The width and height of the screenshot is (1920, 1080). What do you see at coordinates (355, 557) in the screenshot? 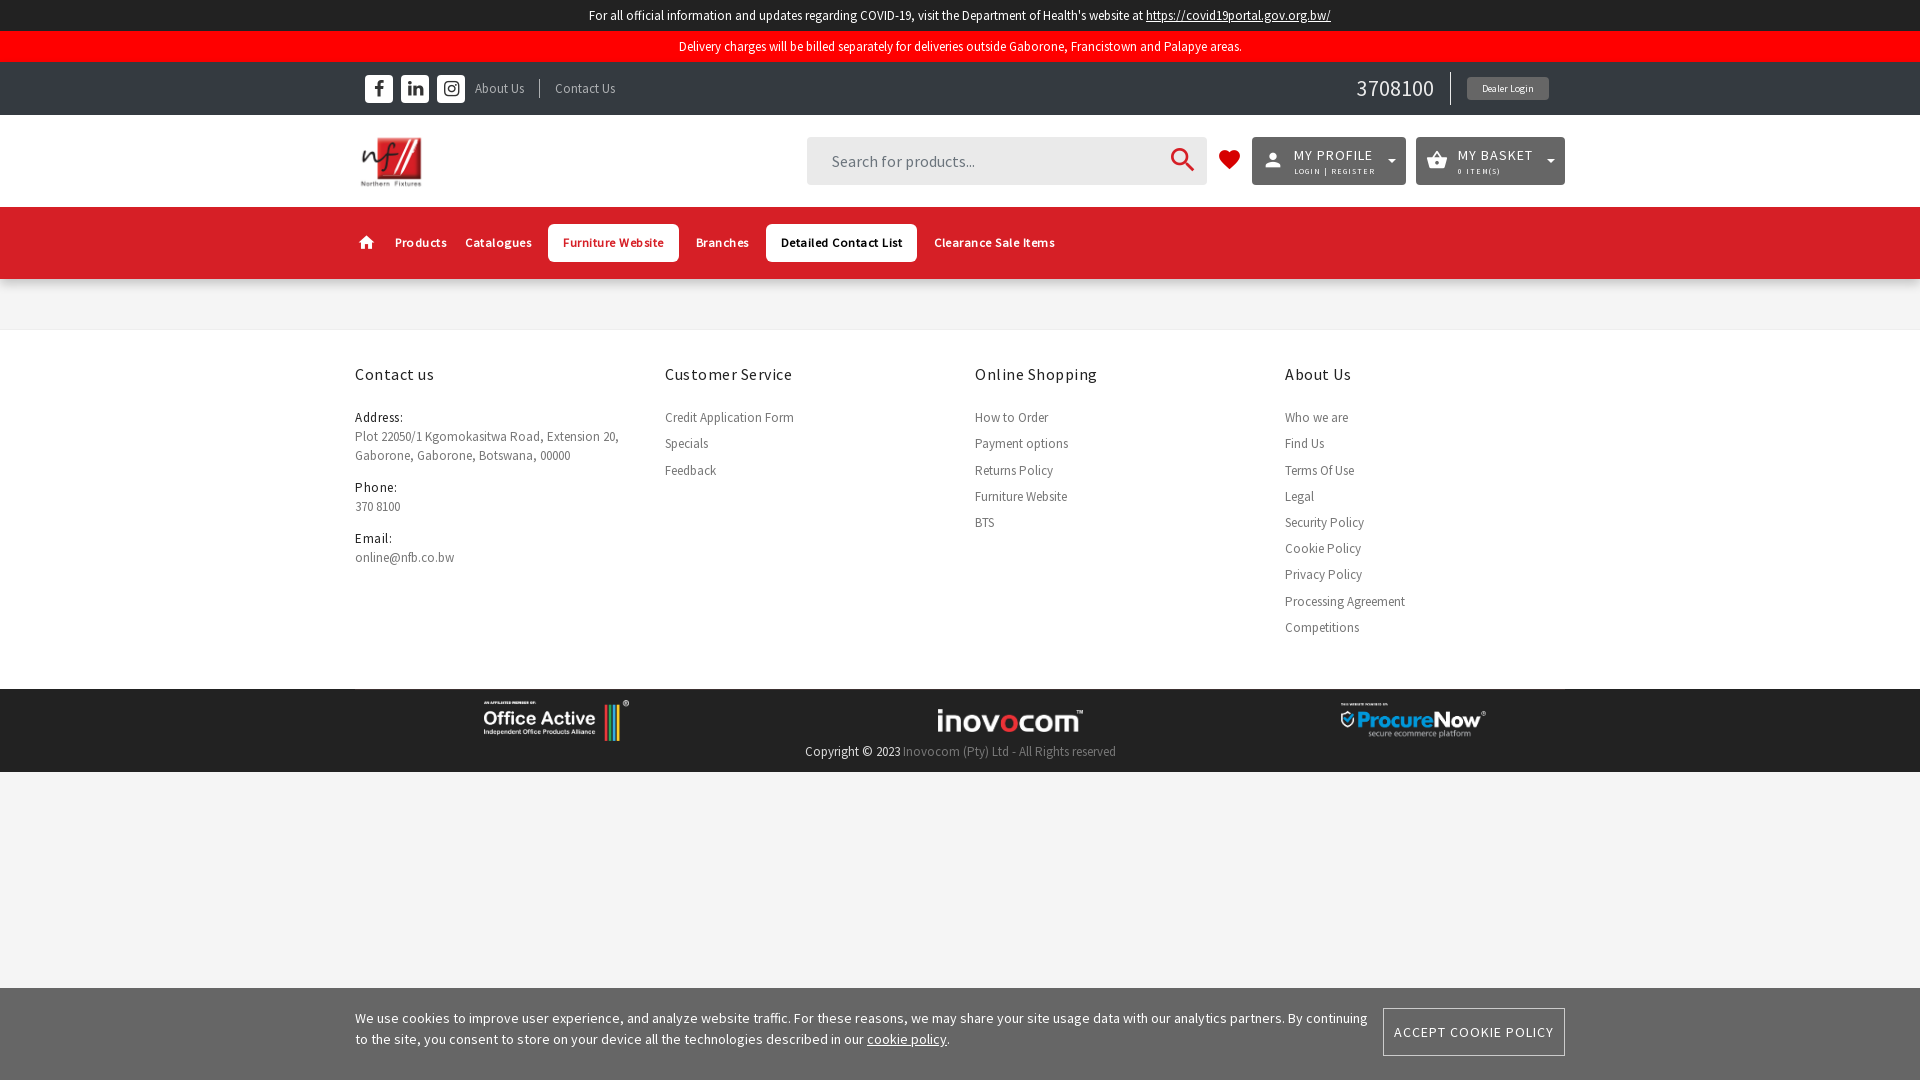
I see `'online@nfb.co.bw'` at bounding box center [355, 557].